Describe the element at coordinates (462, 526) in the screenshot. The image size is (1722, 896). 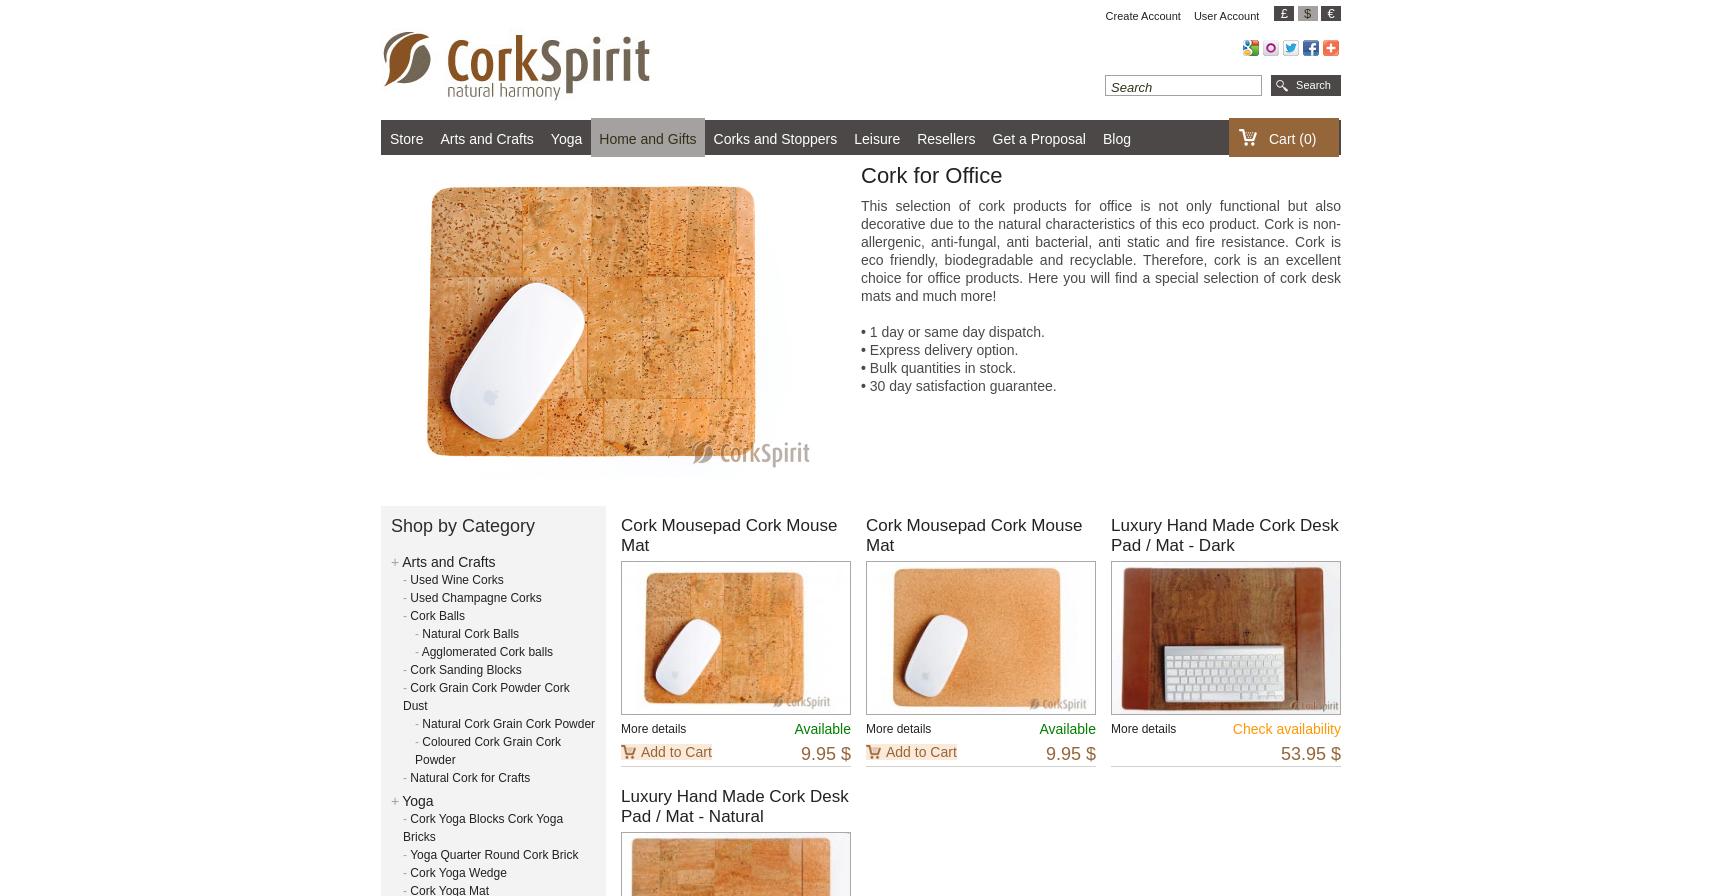
I see `'Shop by Category'` at that location.